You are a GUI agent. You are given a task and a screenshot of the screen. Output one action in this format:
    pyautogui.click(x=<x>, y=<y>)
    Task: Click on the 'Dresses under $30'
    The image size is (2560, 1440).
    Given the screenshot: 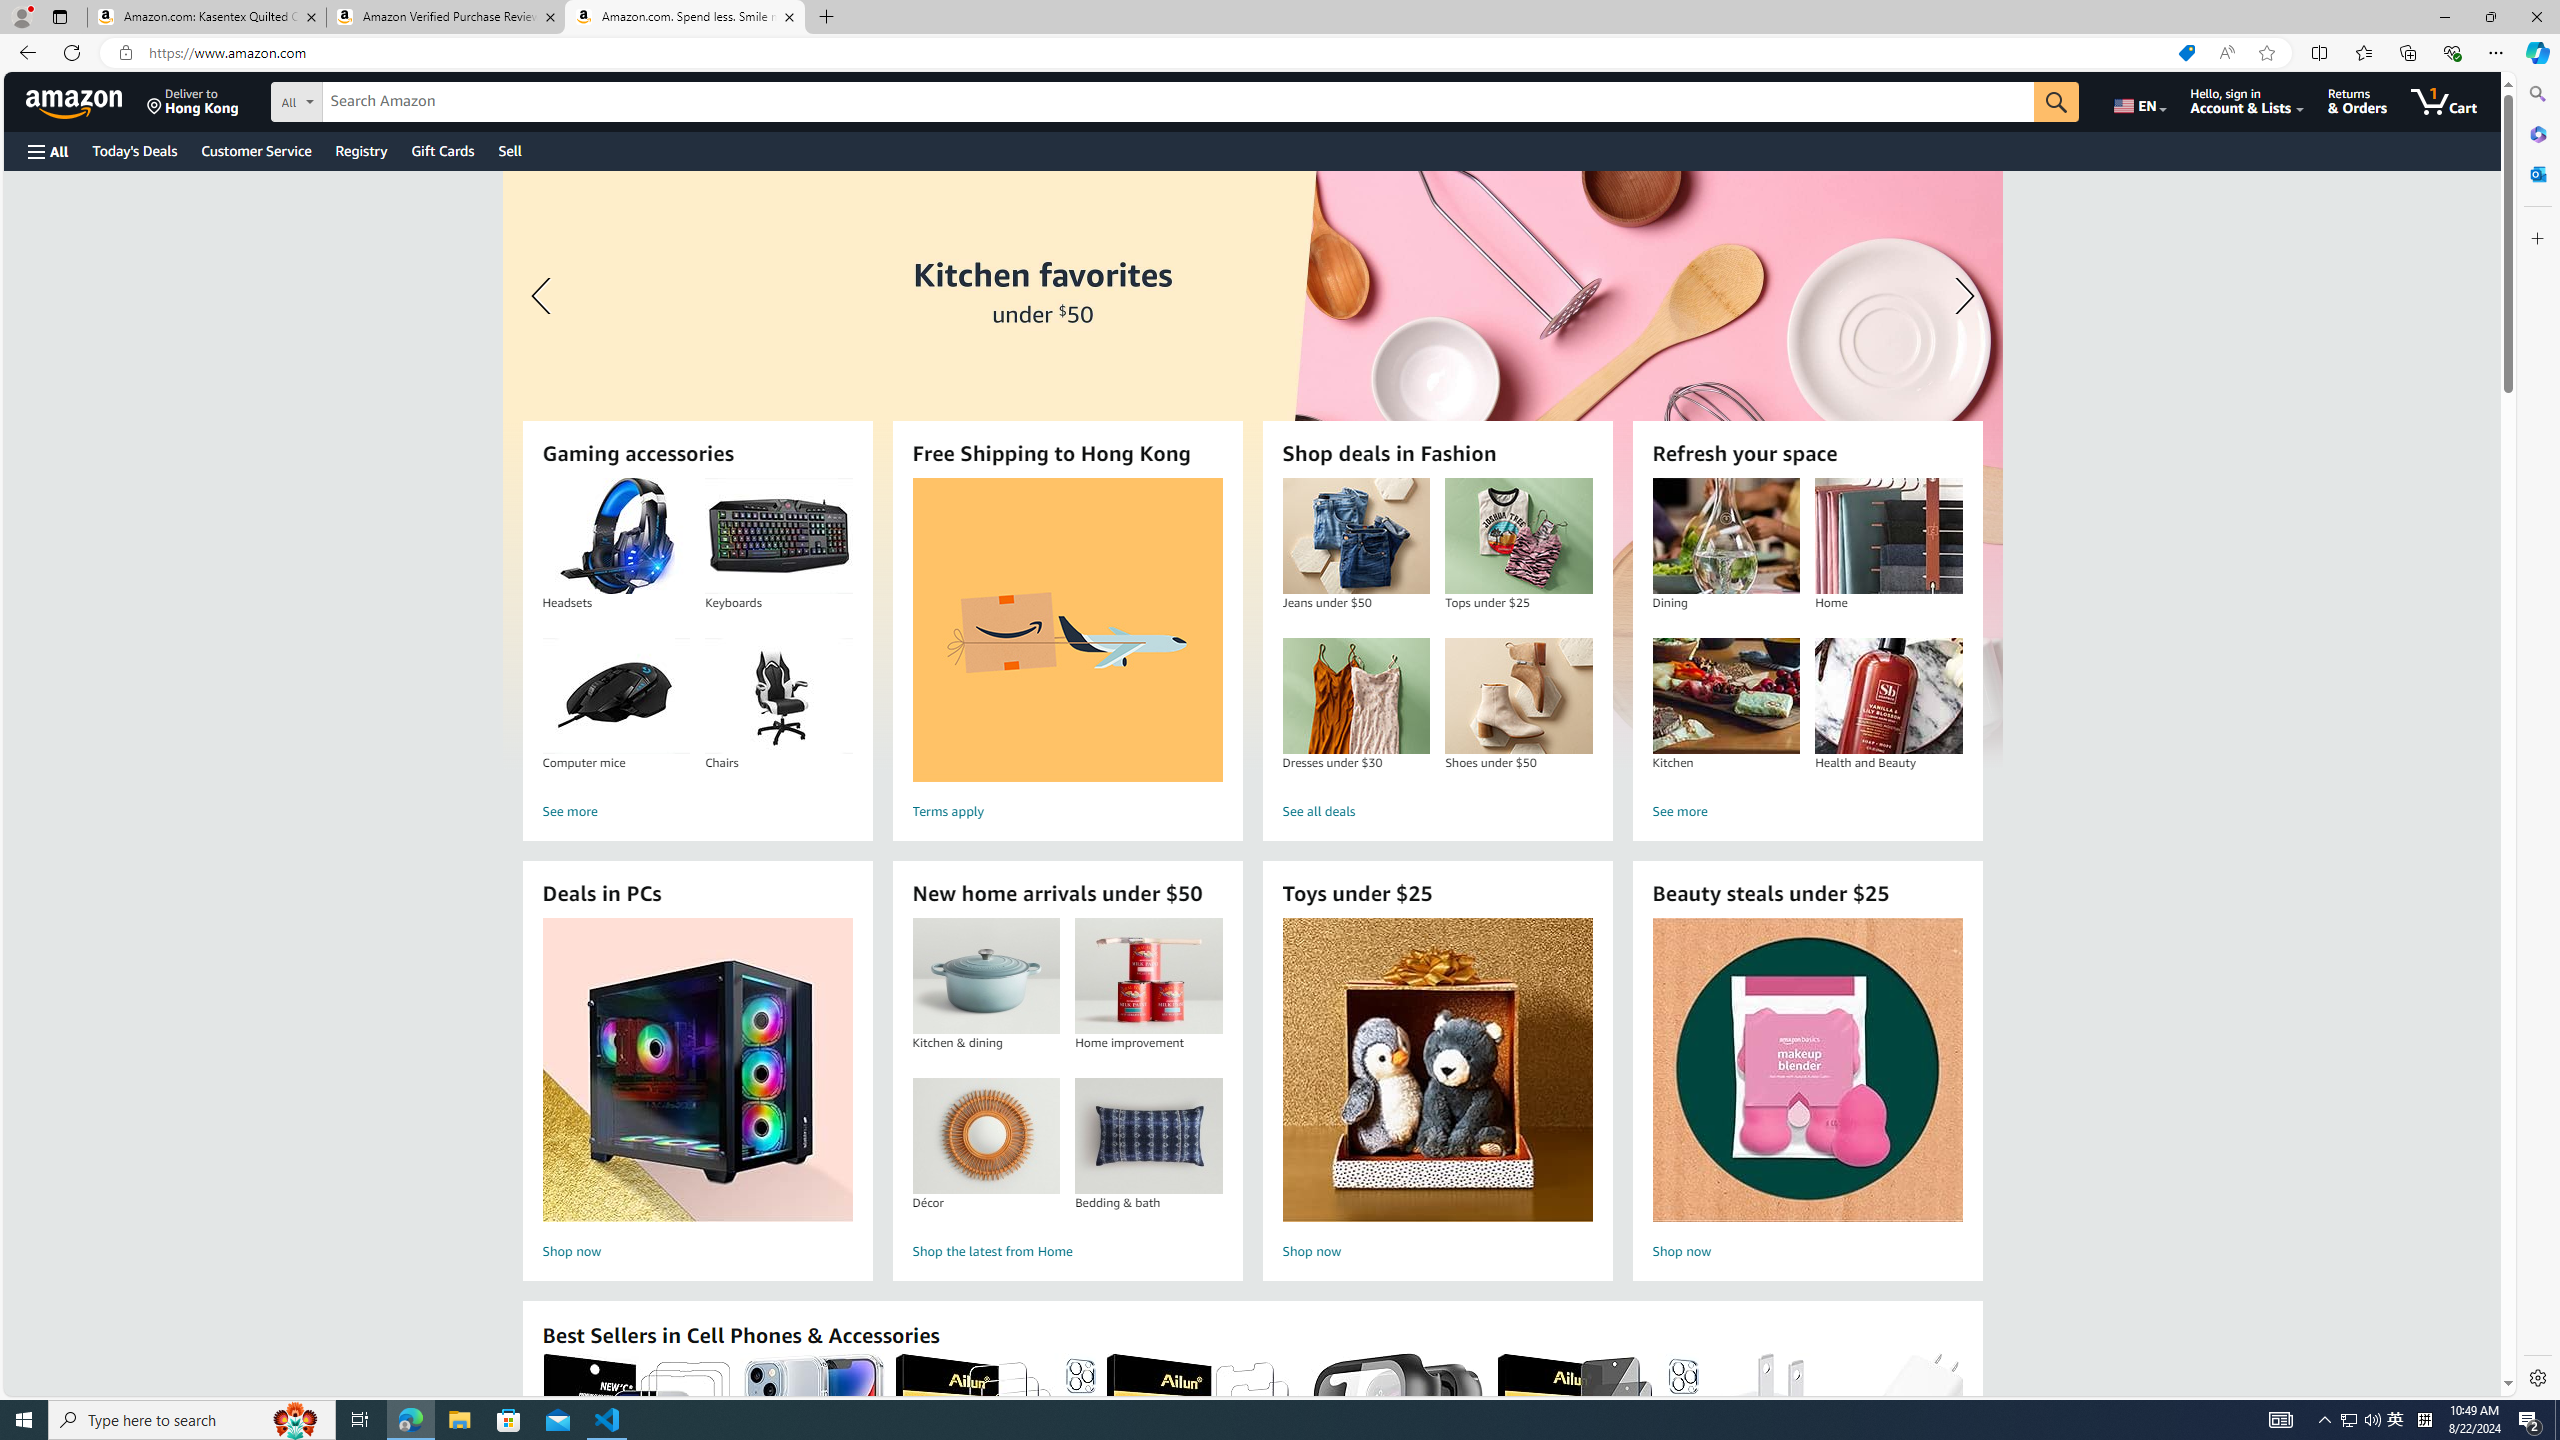 What is the action you would take?
    pyautogui.click(x=1354, y=696)
    